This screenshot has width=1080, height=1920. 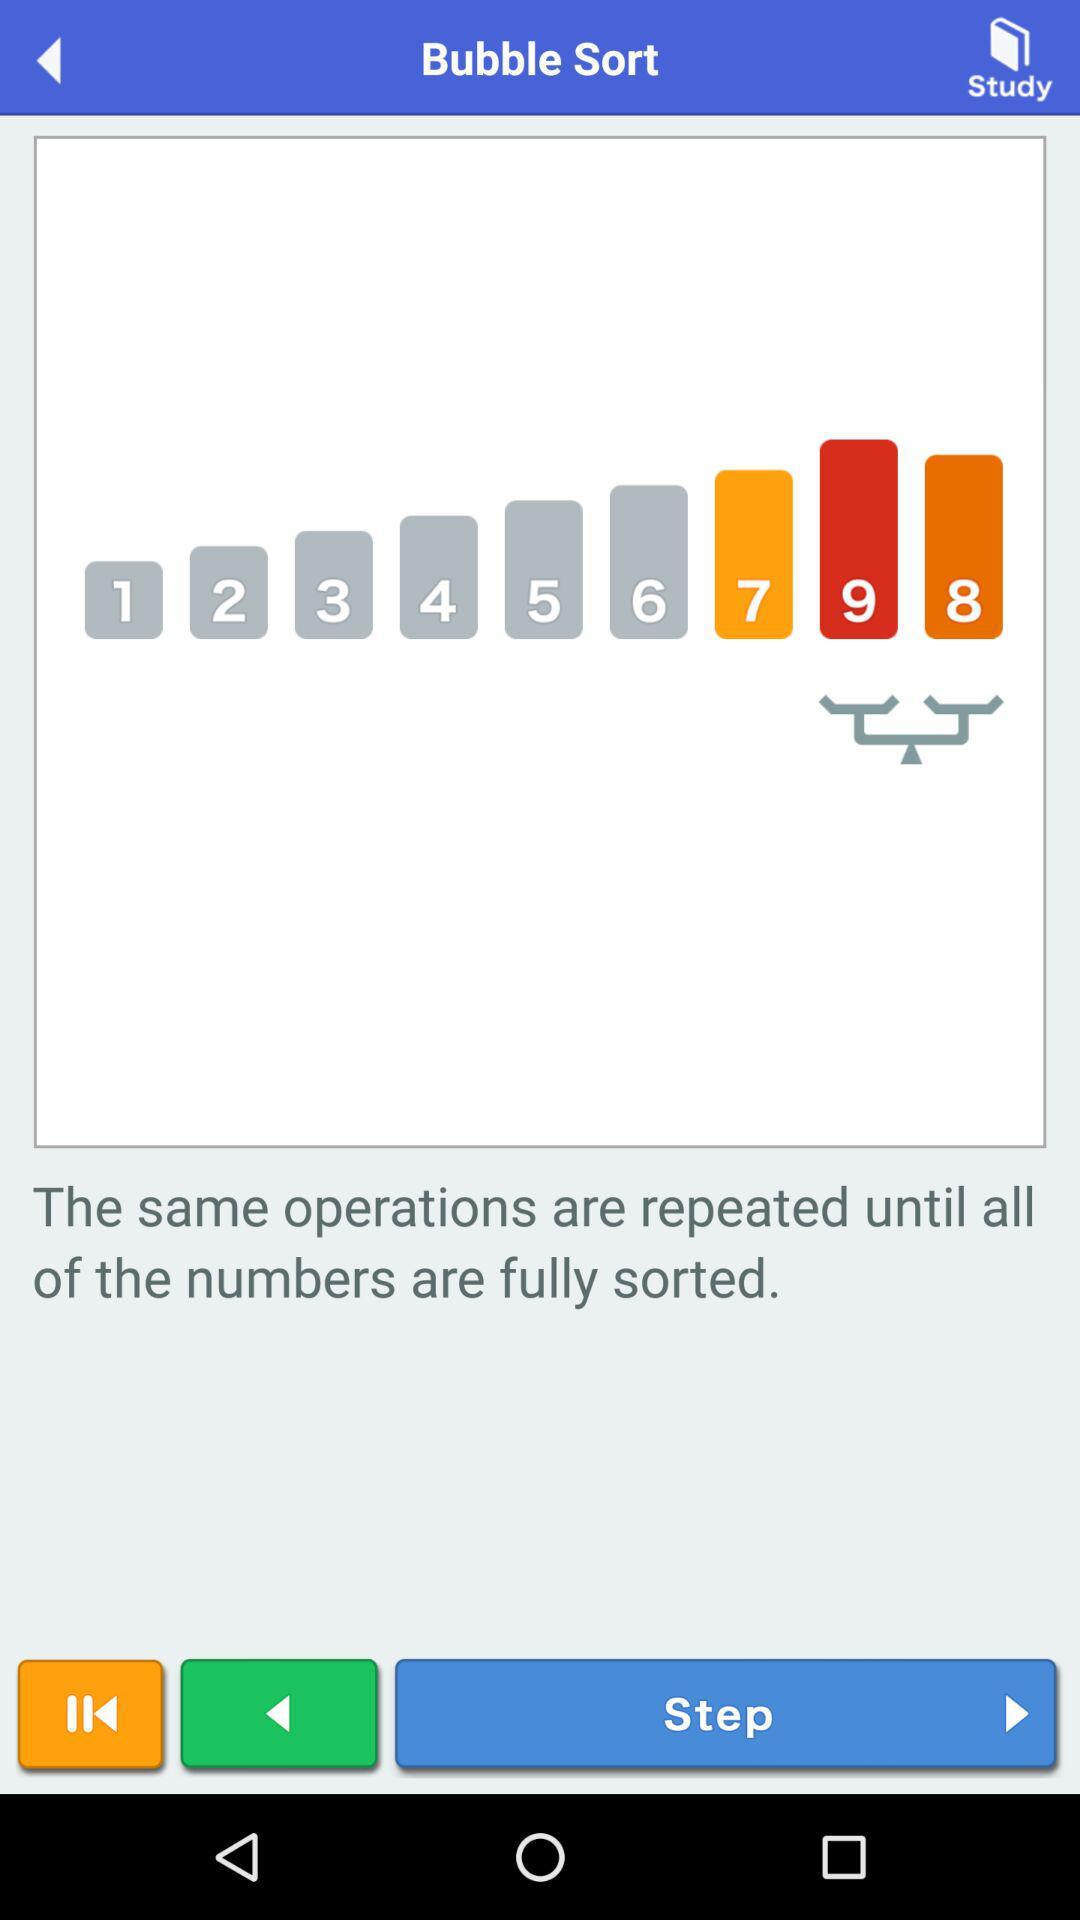 I want to click on pause, so click(x=92, y=1717).